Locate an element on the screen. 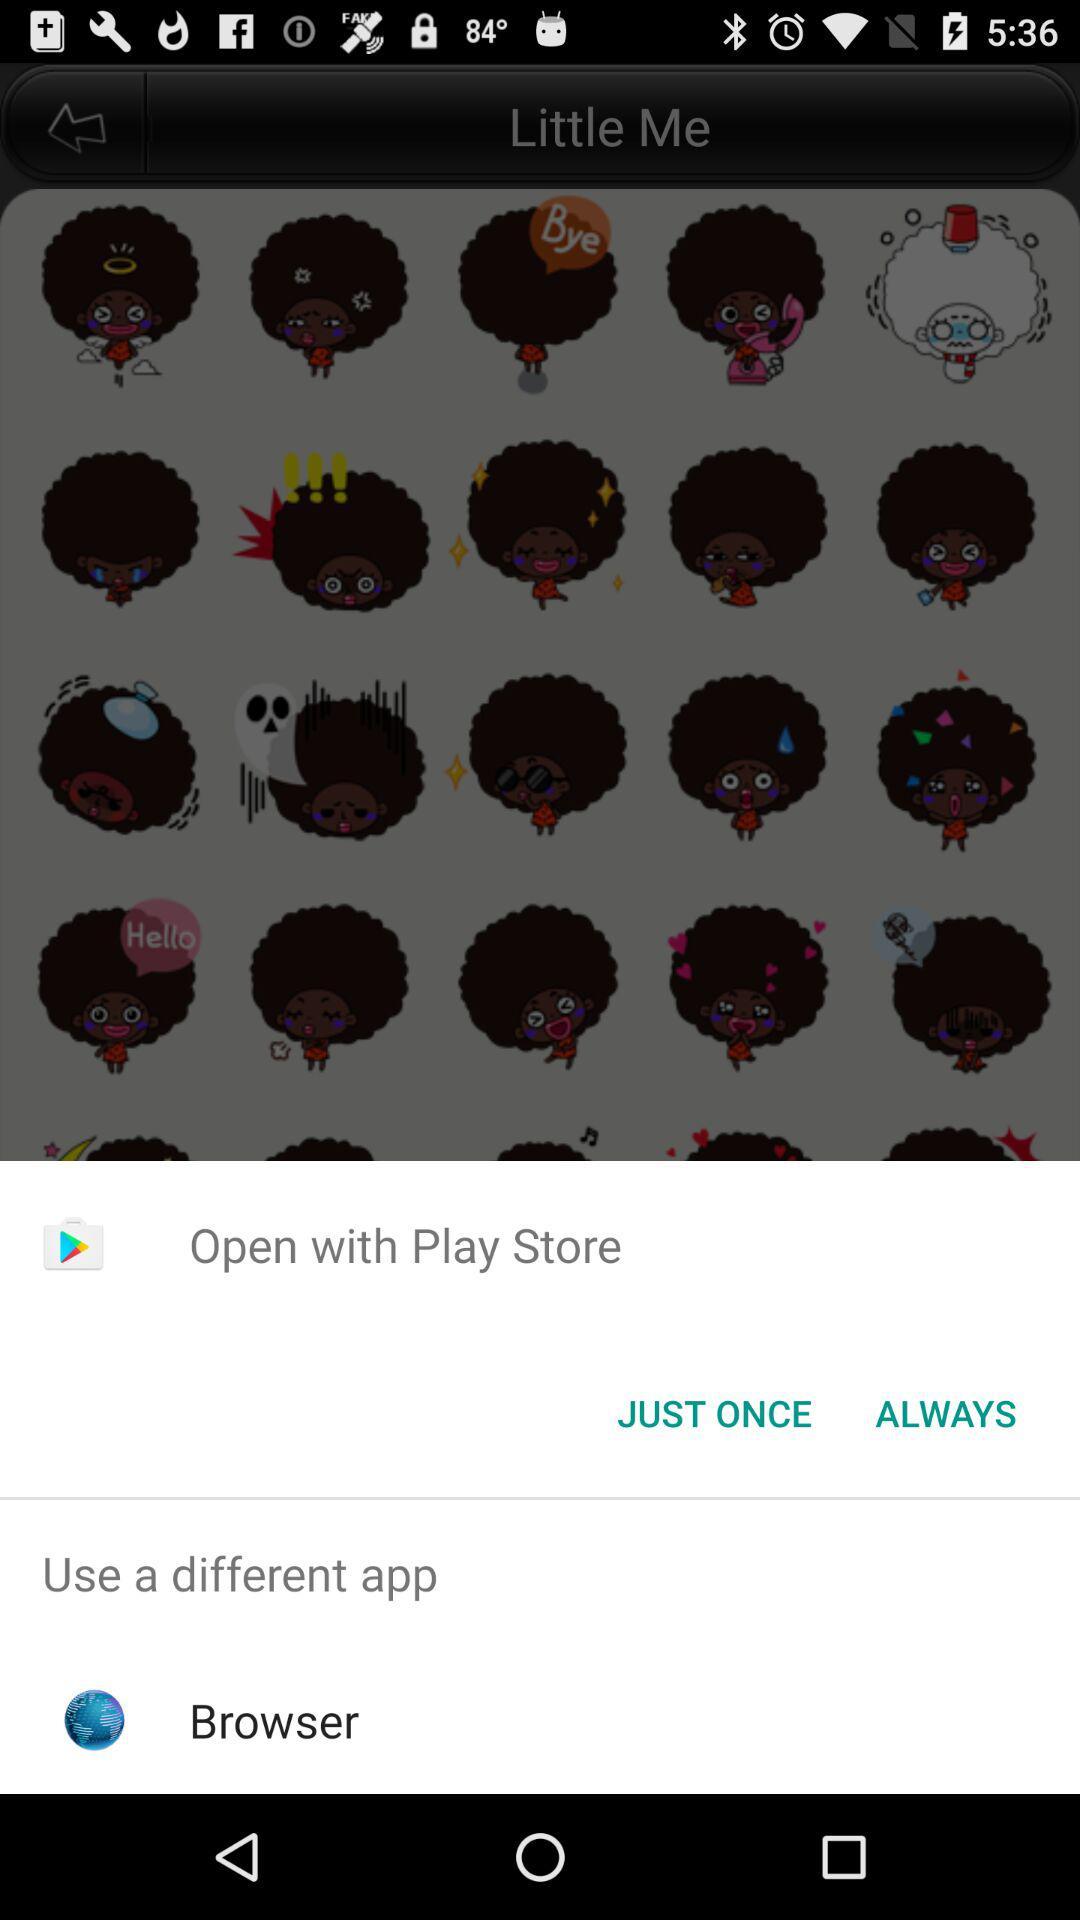 Image resolution: width=1080 pixels, height=1920 pixels. just once item is located at coordinates (713, 1411).